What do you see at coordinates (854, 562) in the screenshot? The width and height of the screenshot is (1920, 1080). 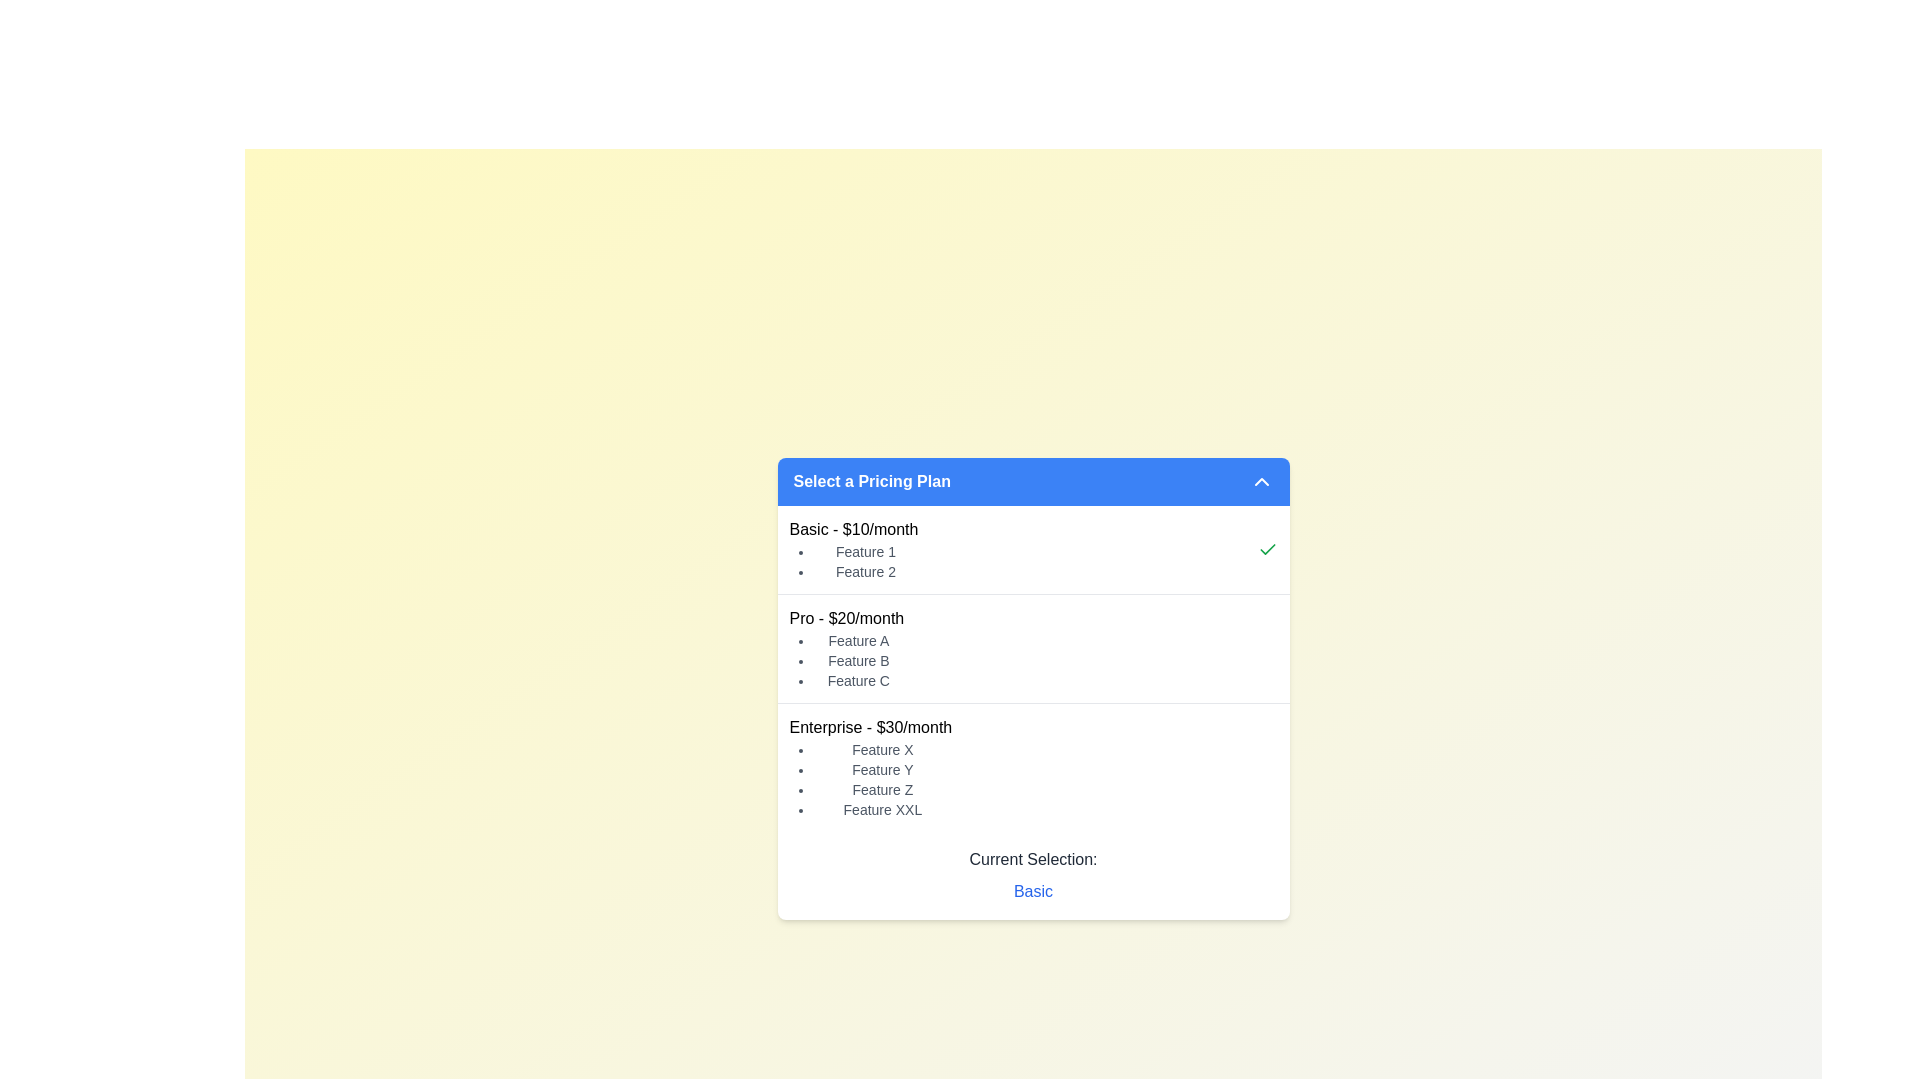 I see `the unordered list displaying 'Feature 1' and 'Feature 2' located below the 'Basic - $10/month' text in the pricing options section` at bounding box center [854, 562].